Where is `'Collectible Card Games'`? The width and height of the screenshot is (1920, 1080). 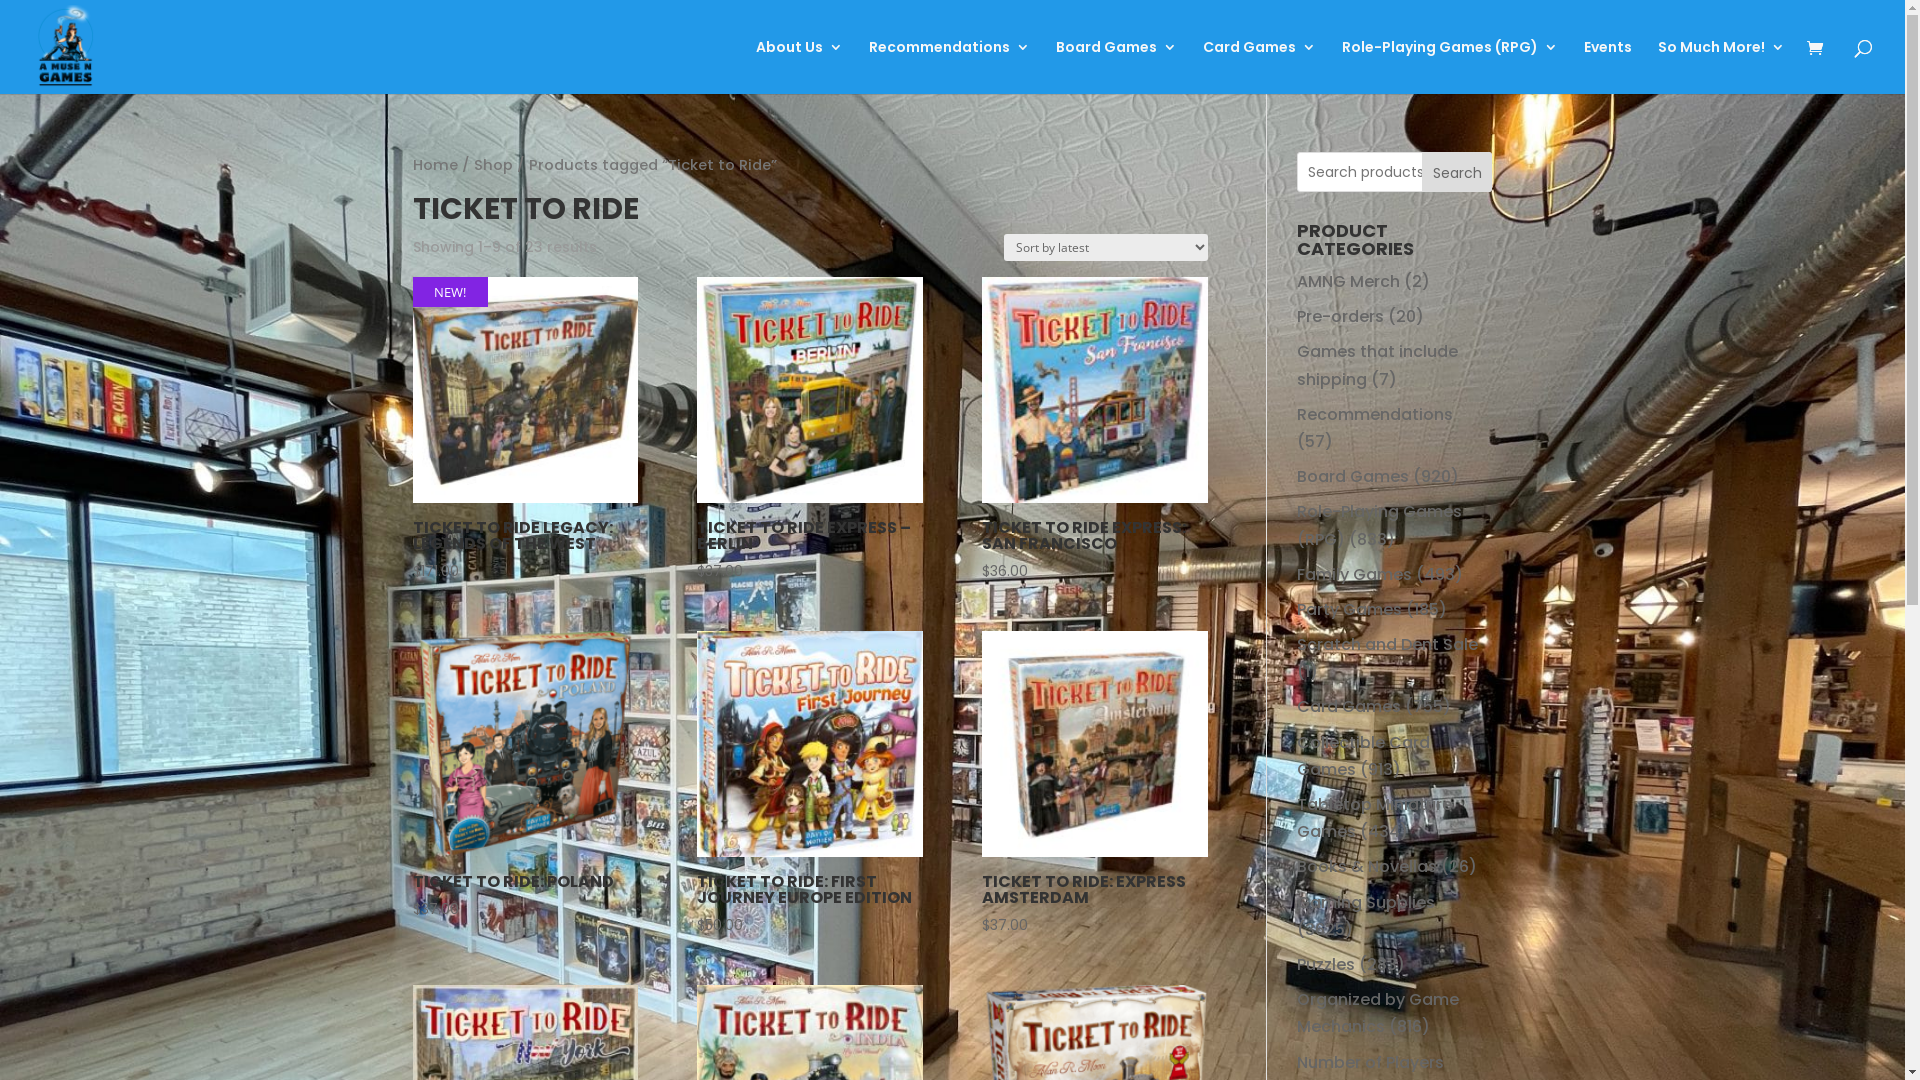
'Collectible Card Games' is located at coordinates (1362, 756).